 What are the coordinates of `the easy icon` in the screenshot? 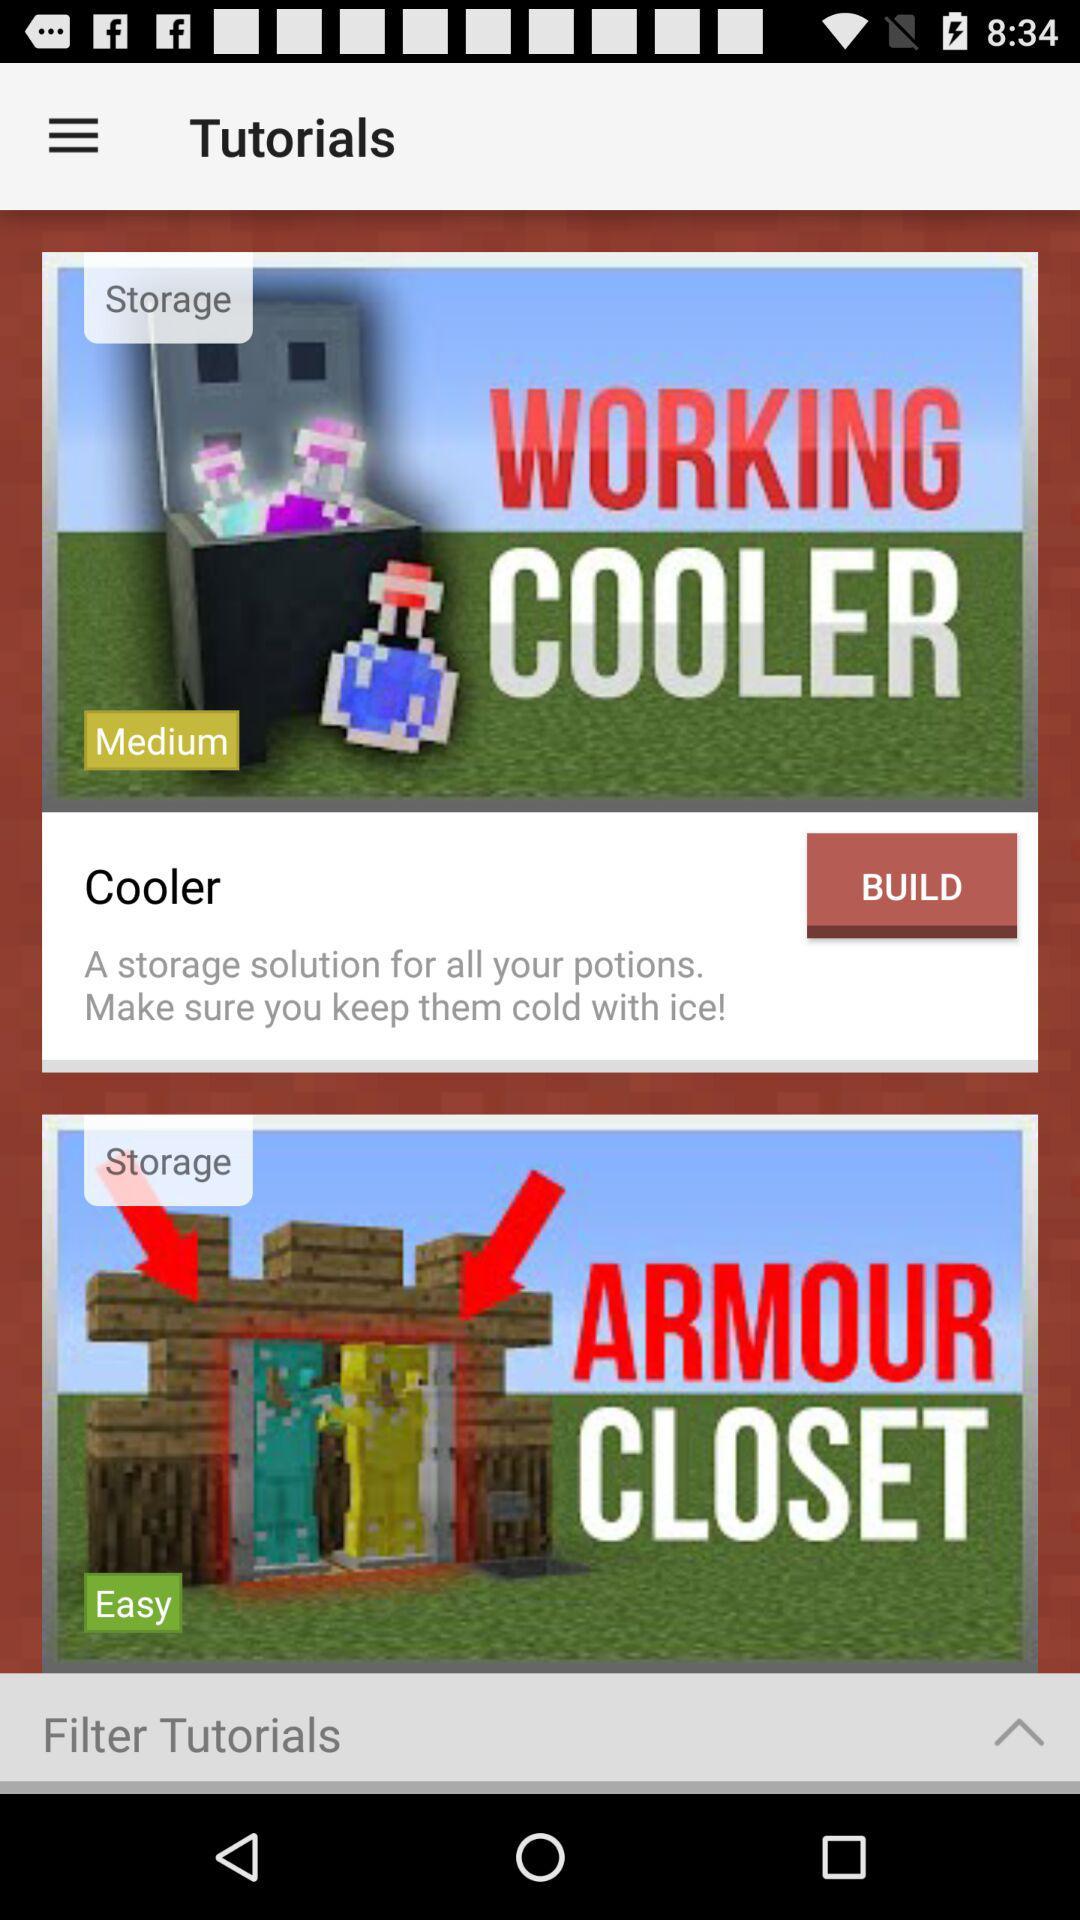 It's located at (133, 1602).